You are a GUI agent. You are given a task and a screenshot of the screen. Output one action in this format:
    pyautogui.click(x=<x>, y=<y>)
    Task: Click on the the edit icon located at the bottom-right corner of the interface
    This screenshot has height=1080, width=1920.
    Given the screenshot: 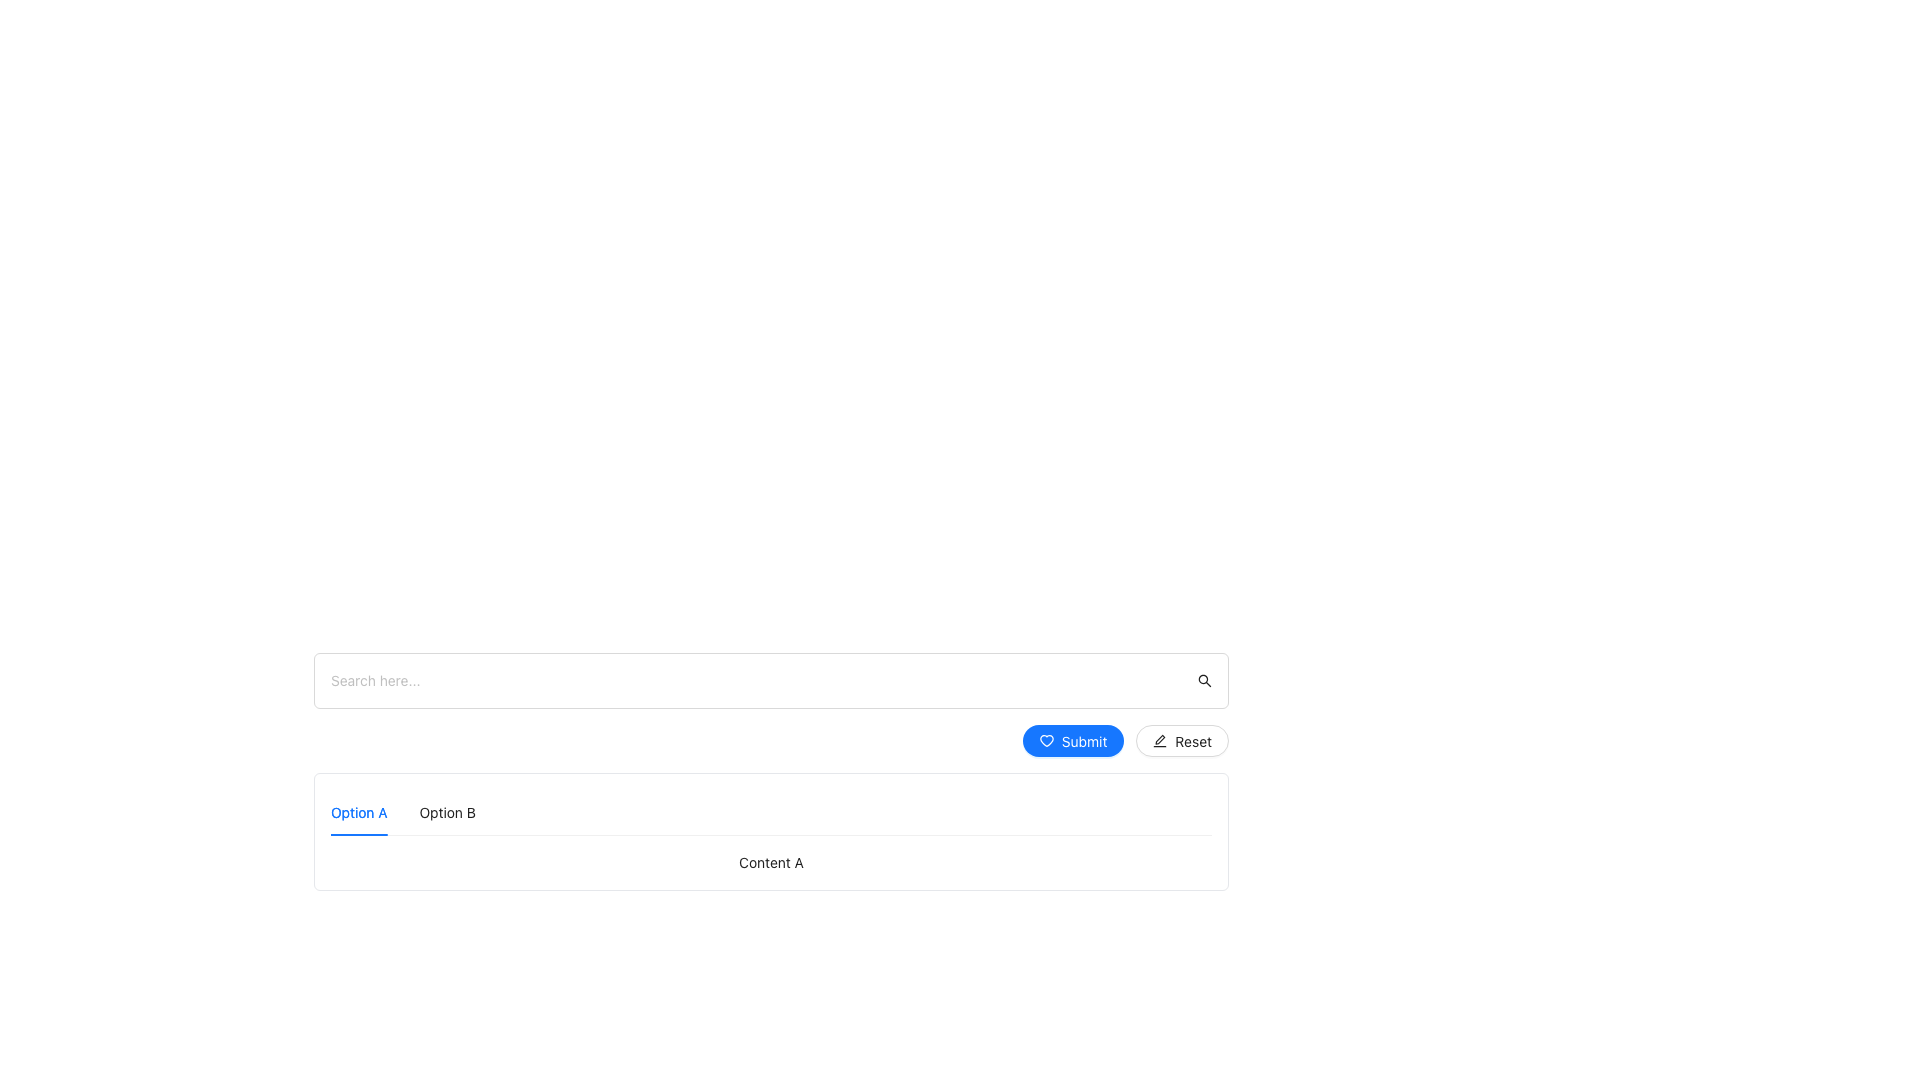 What is the action you would take?
    pyautogui.click(x=1160, y=741)
    